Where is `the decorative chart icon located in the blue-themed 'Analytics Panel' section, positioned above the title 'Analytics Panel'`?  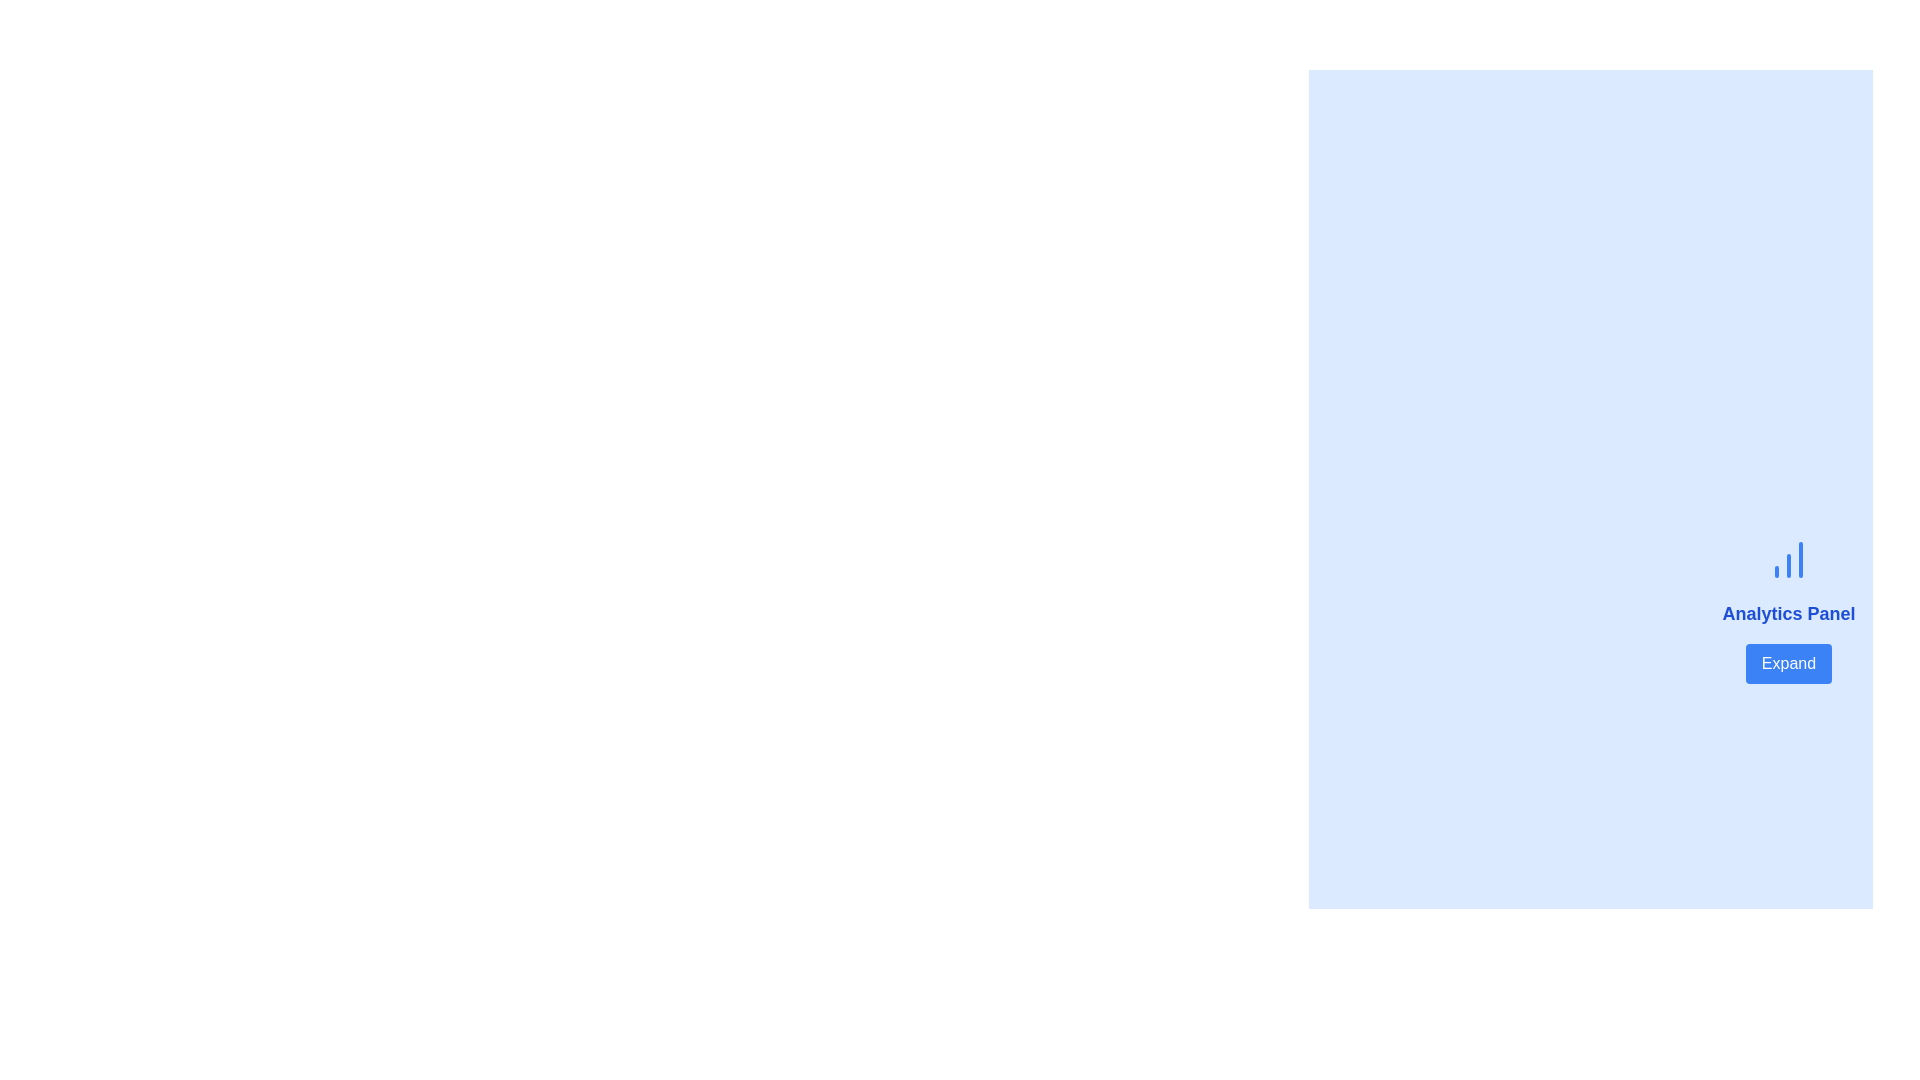
the decorative chart icon located in the blue-themed 'Analytics Panel' section, positioned above the title 'Analytics Panel' is located at coordinates (1789, 559).